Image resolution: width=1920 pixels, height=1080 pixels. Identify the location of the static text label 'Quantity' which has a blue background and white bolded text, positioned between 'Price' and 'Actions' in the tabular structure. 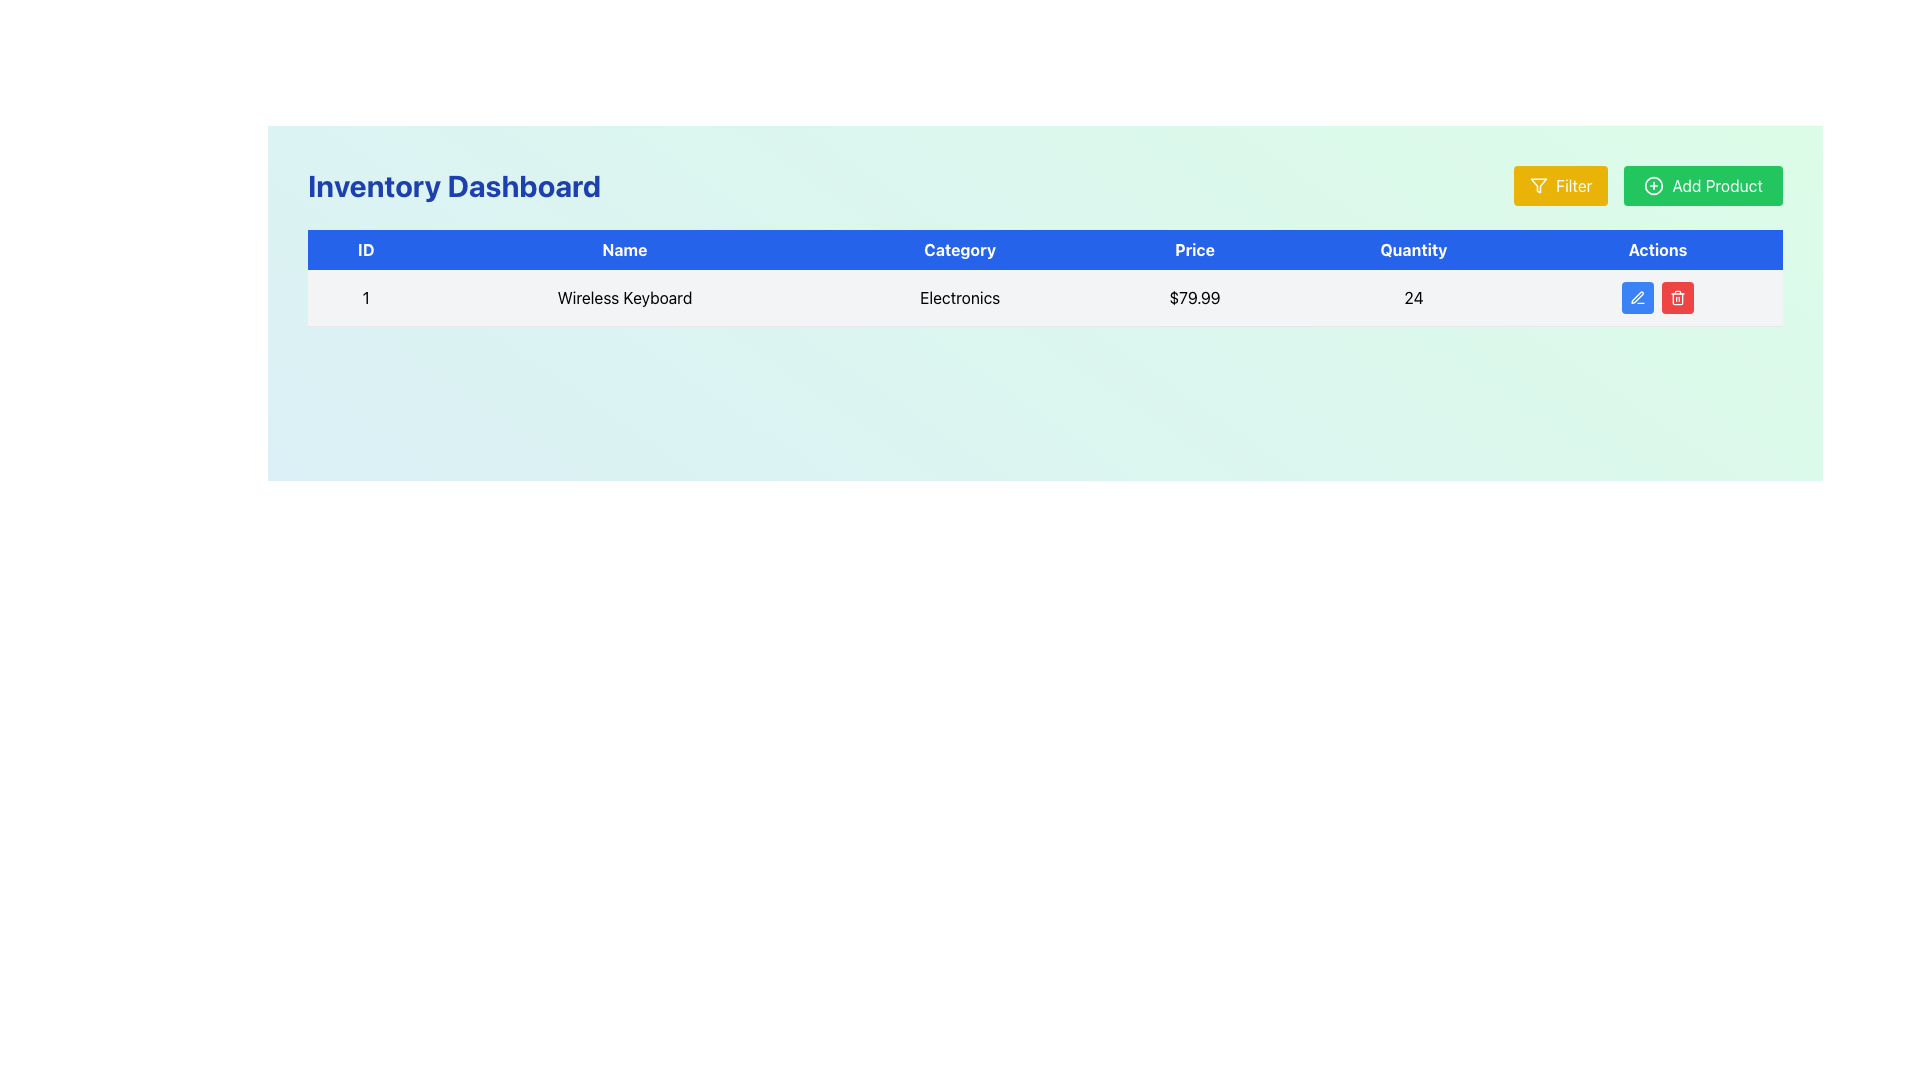
(1412, 249).